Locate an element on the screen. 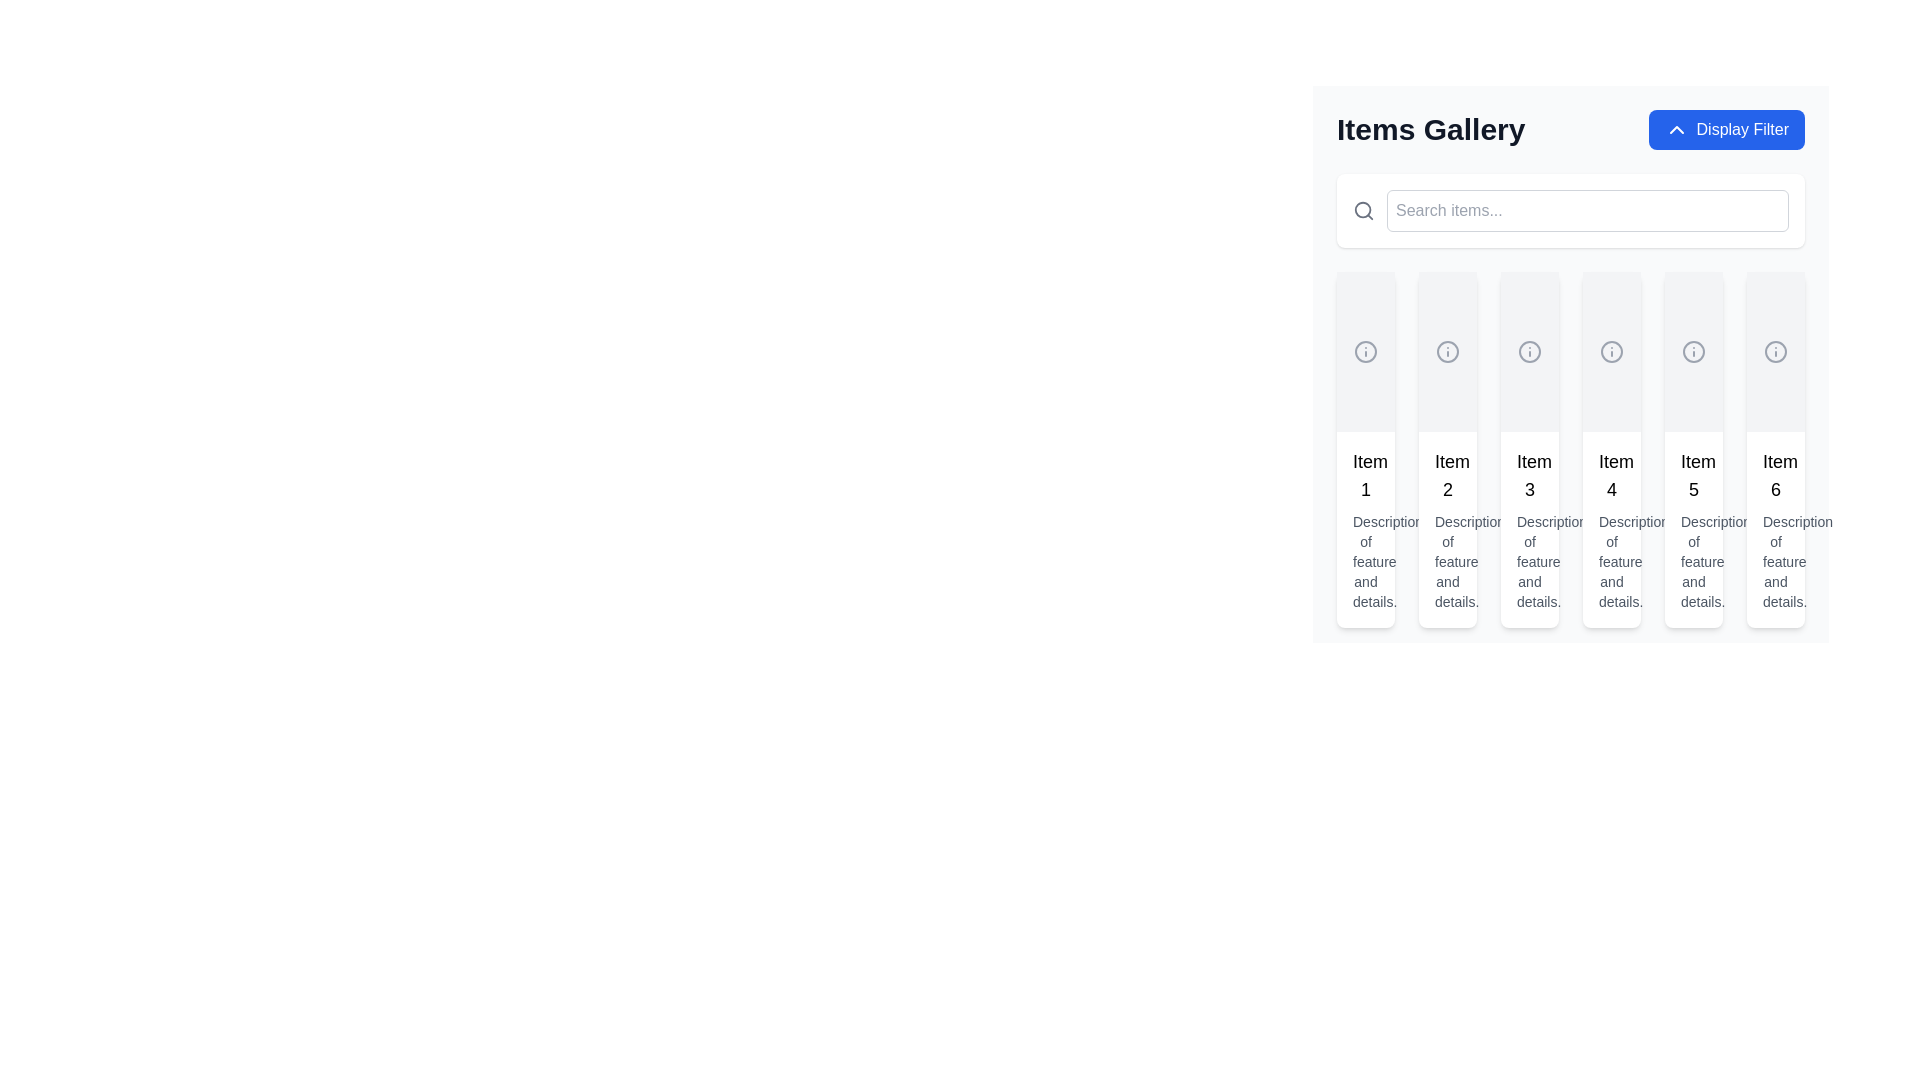  the static text block labeled 'Item 4', which is the fourth element in a horizontal list of feature cards is located at coordinates (1612, 528).